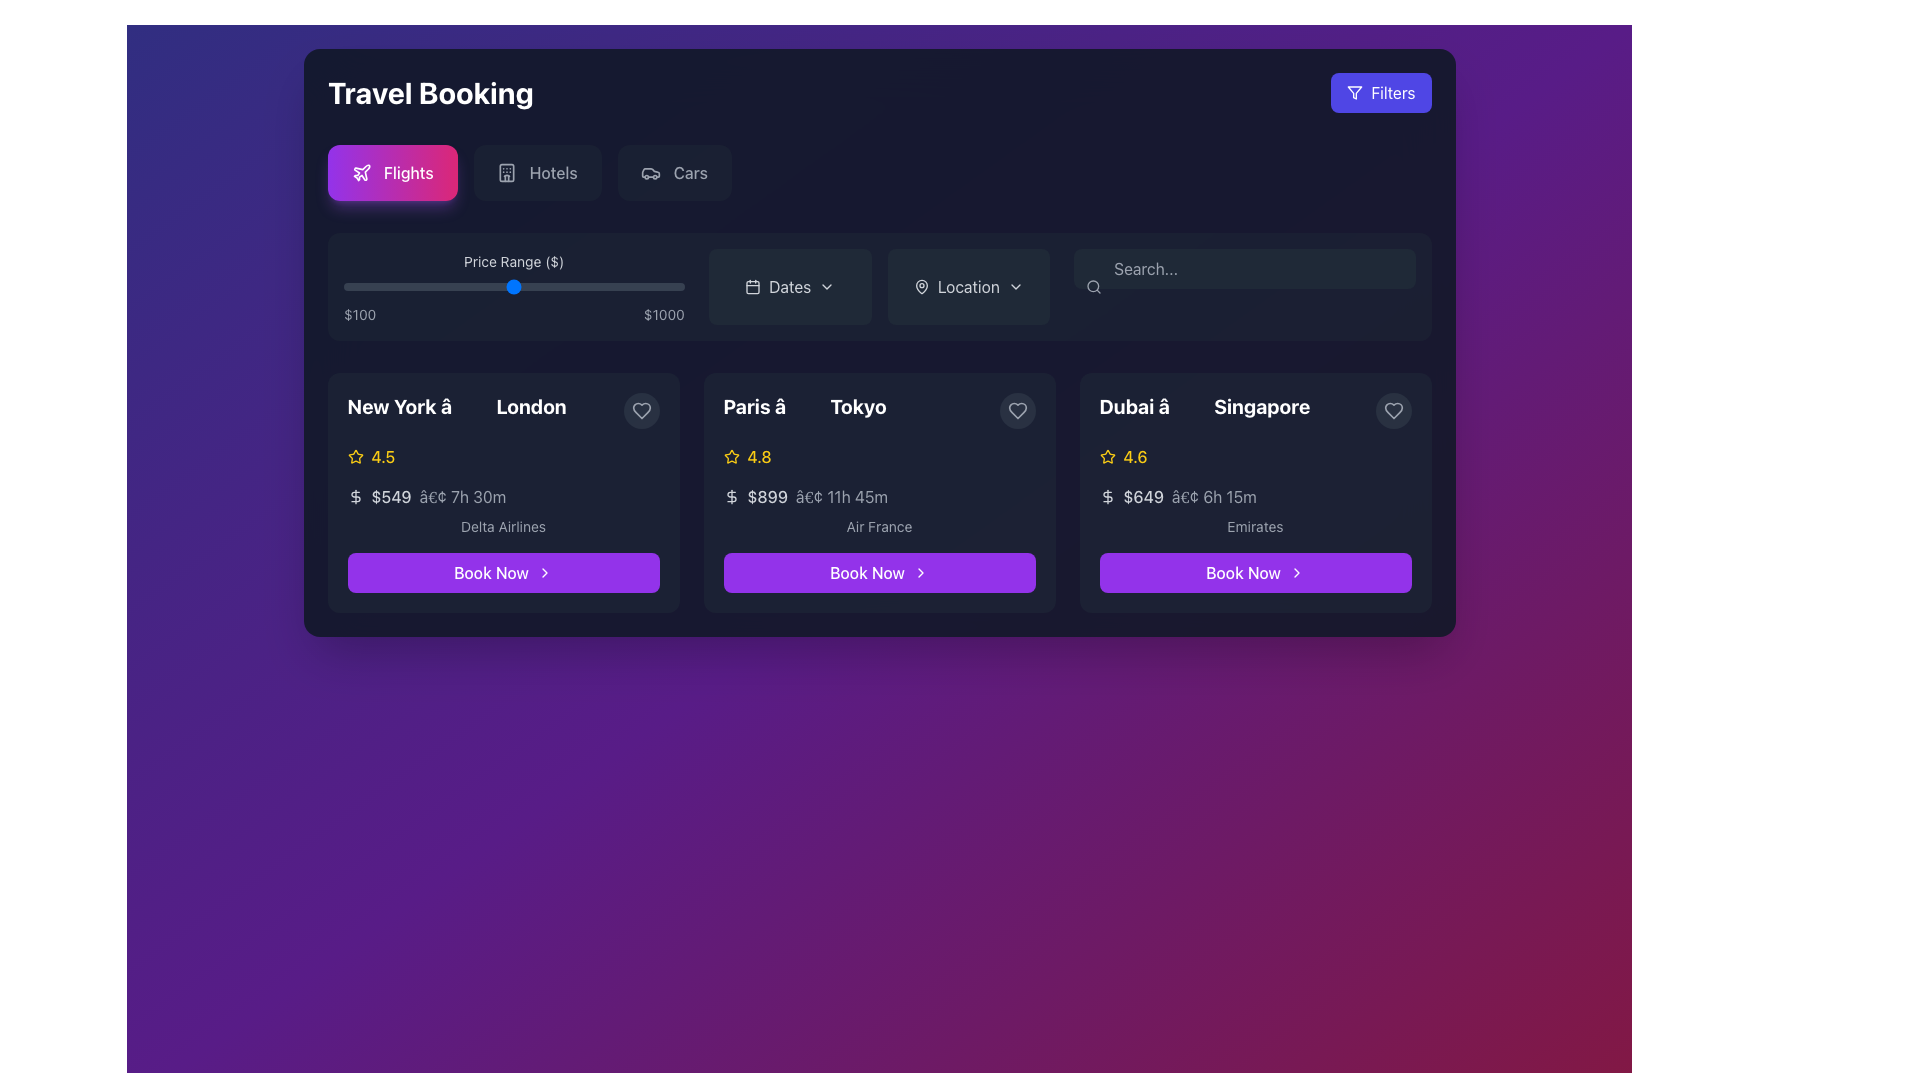 This screenshot has width=1920, height=1080. I want to click on text from the upper-right text label displaying the value '$1000' on the price range slider, so click(664, 315).